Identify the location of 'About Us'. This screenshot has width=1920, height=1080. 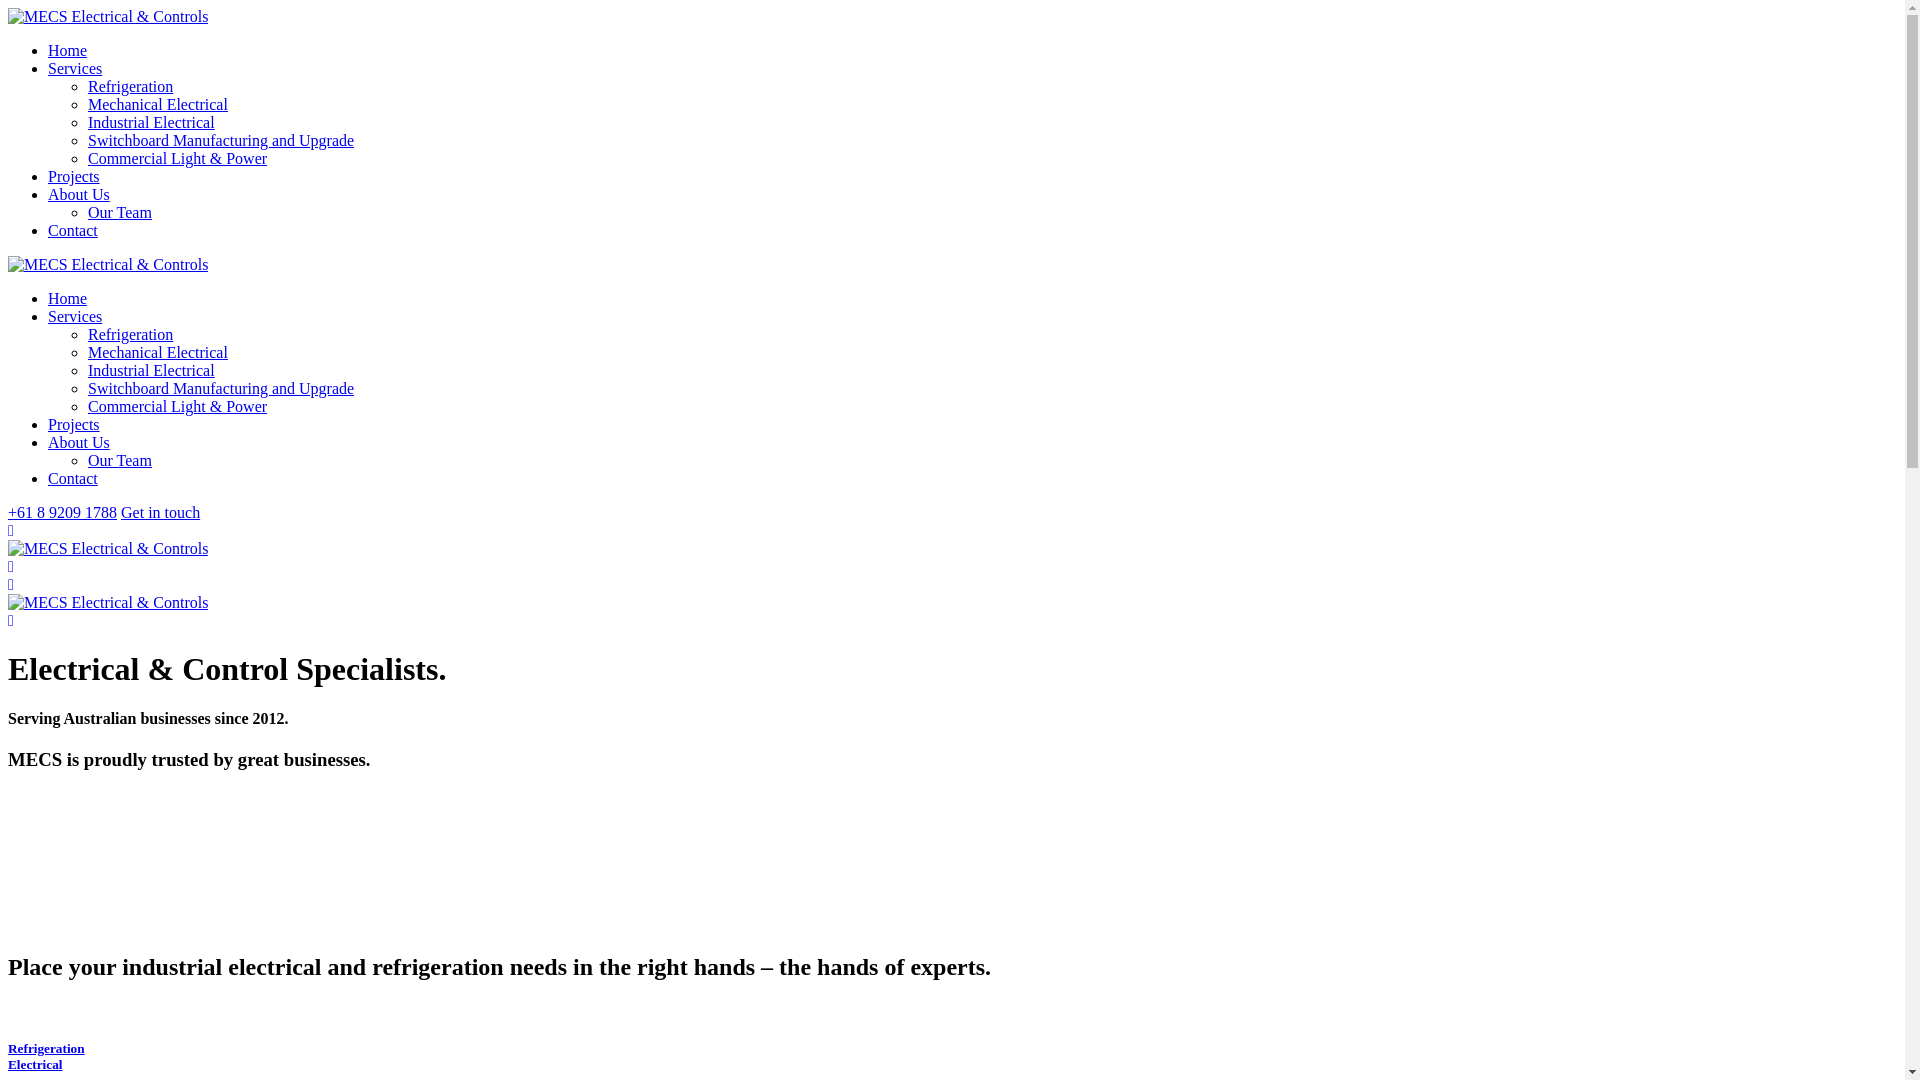
(78, 441).